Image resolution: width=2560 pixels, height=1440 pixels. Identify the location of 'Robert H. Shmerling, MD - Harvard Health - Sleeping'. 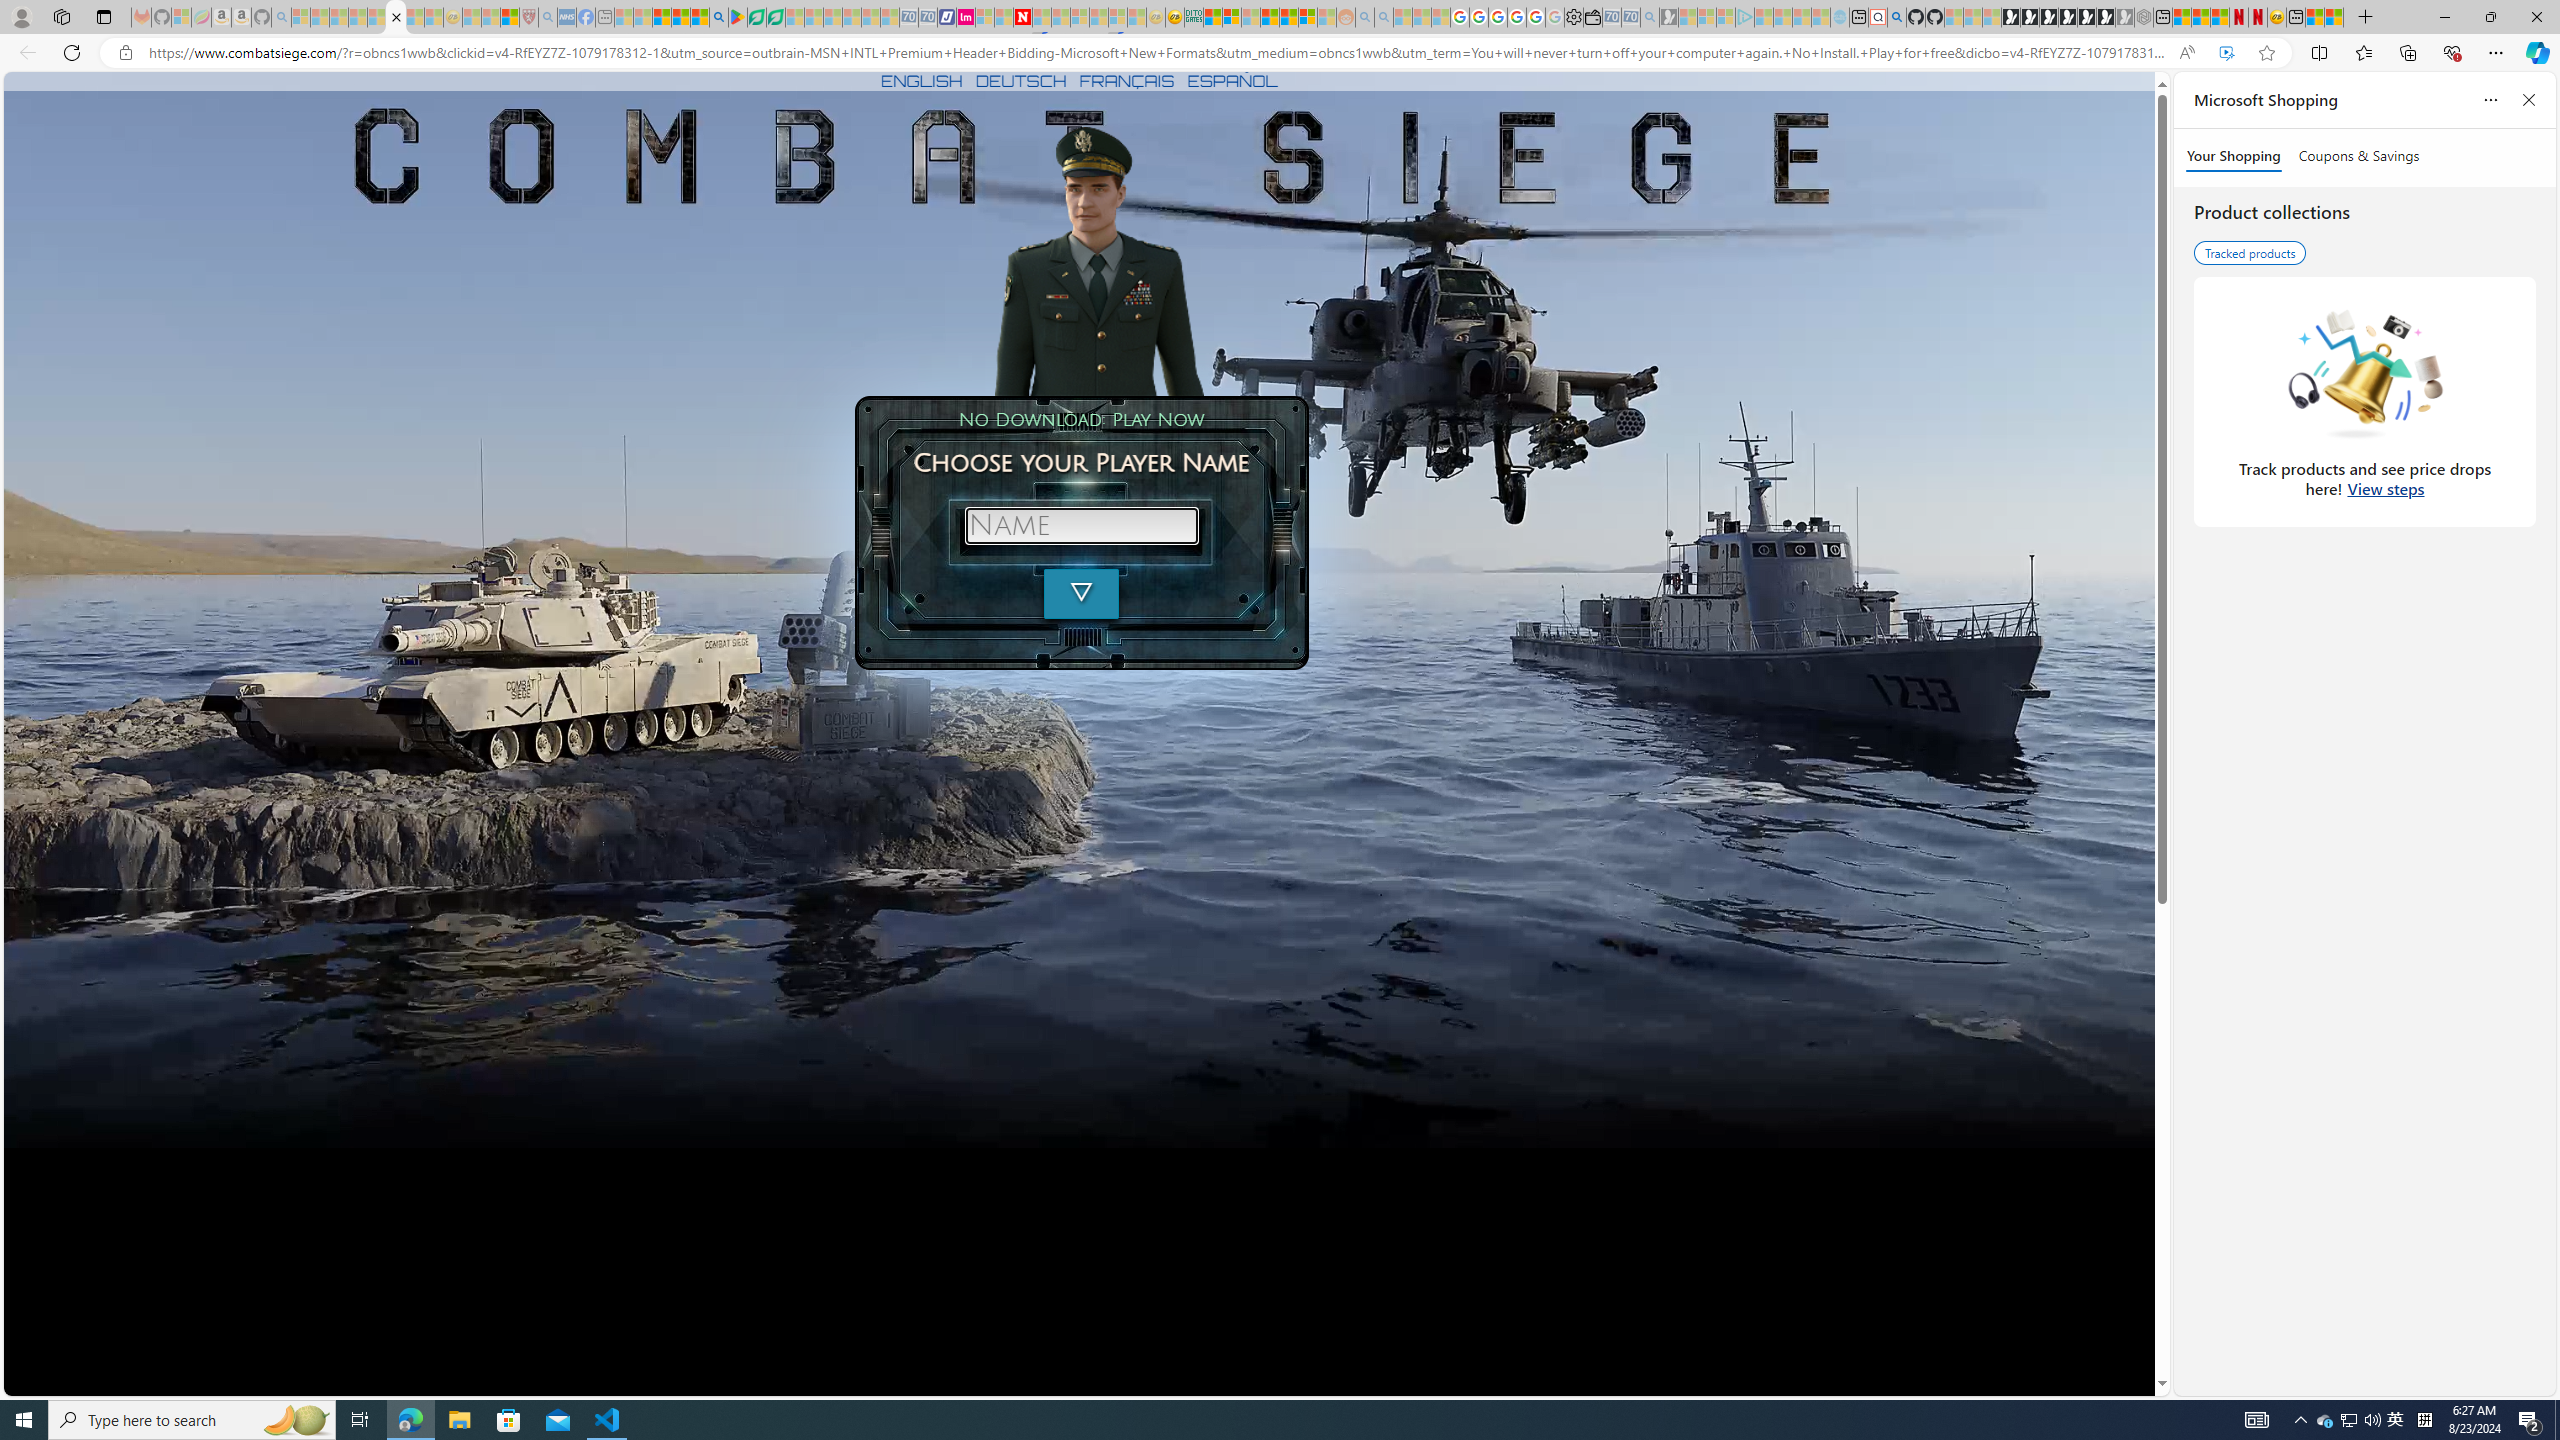
(529, 16).